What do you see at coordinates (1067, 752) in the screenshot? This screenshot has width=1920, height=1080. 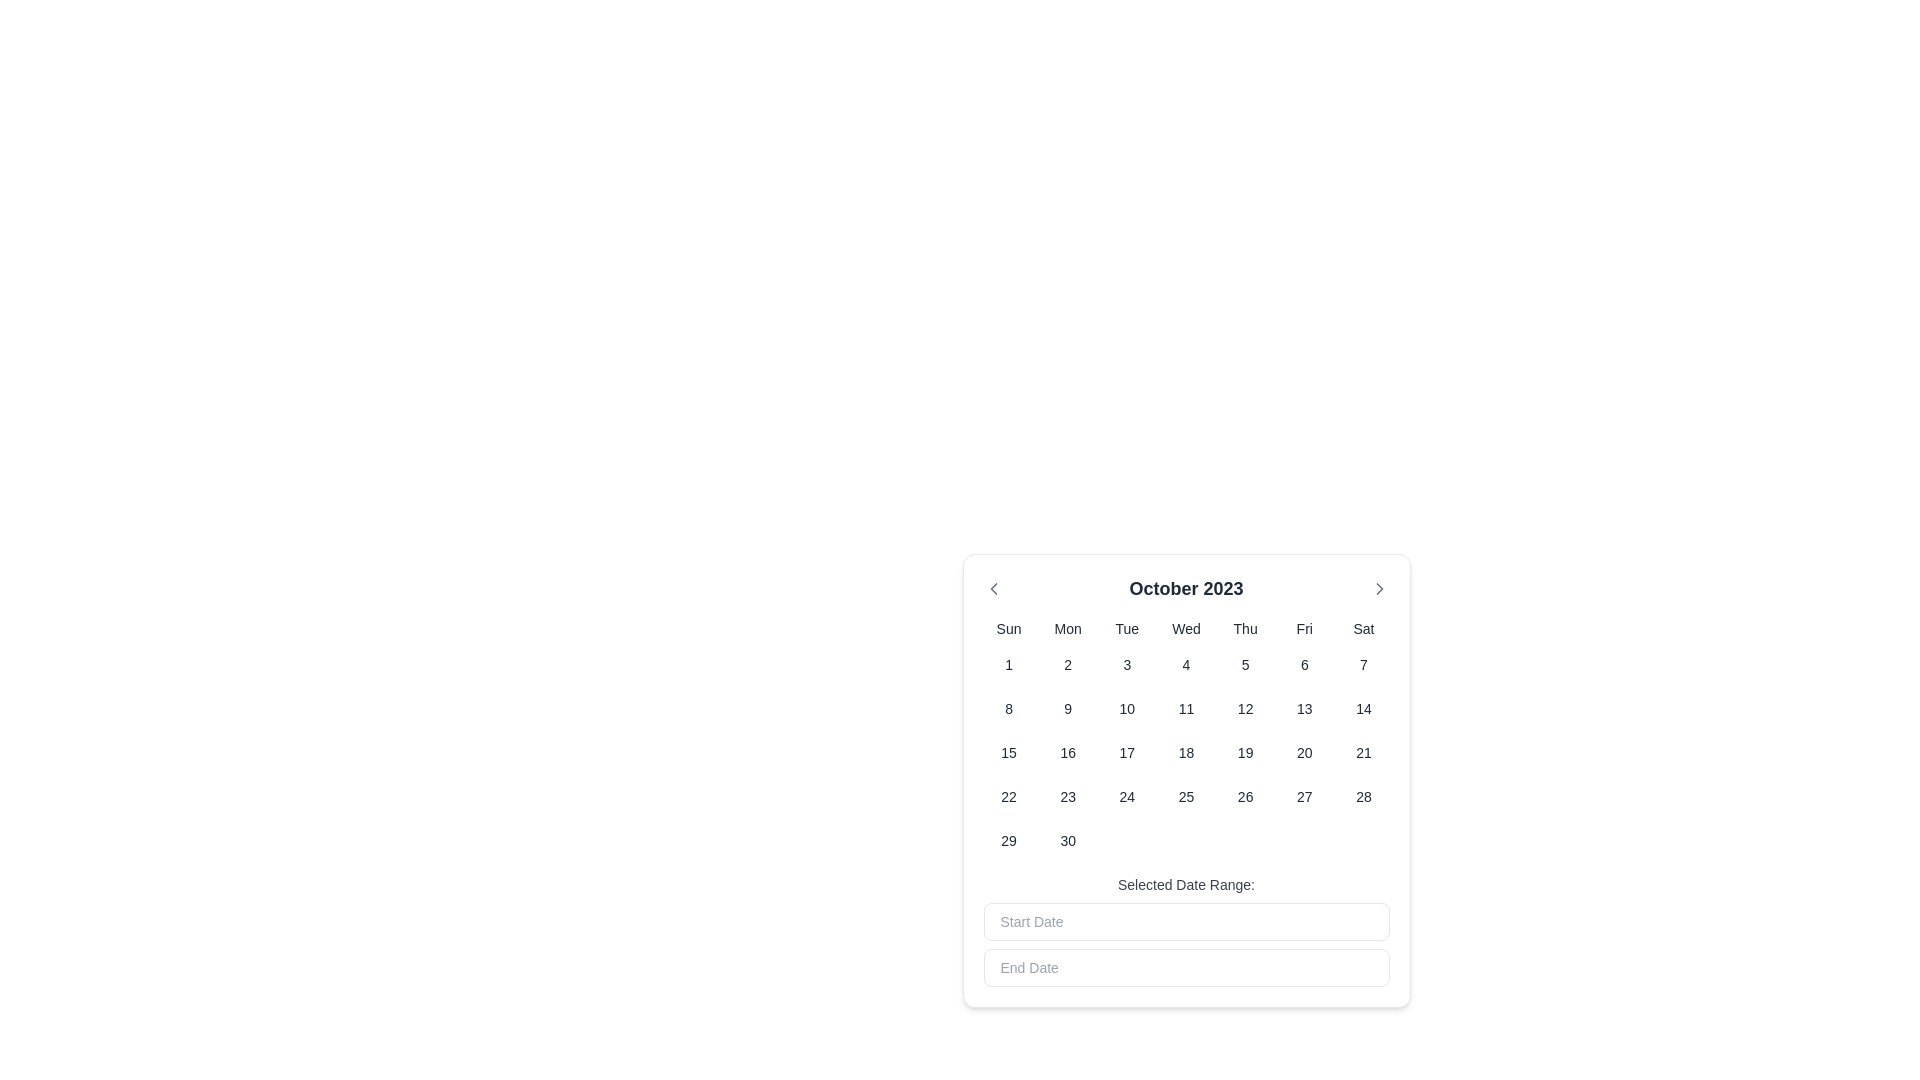 I see `the button displaying the number '16' in the calendar grid for October 2023` at bounding box center [1067, 752].